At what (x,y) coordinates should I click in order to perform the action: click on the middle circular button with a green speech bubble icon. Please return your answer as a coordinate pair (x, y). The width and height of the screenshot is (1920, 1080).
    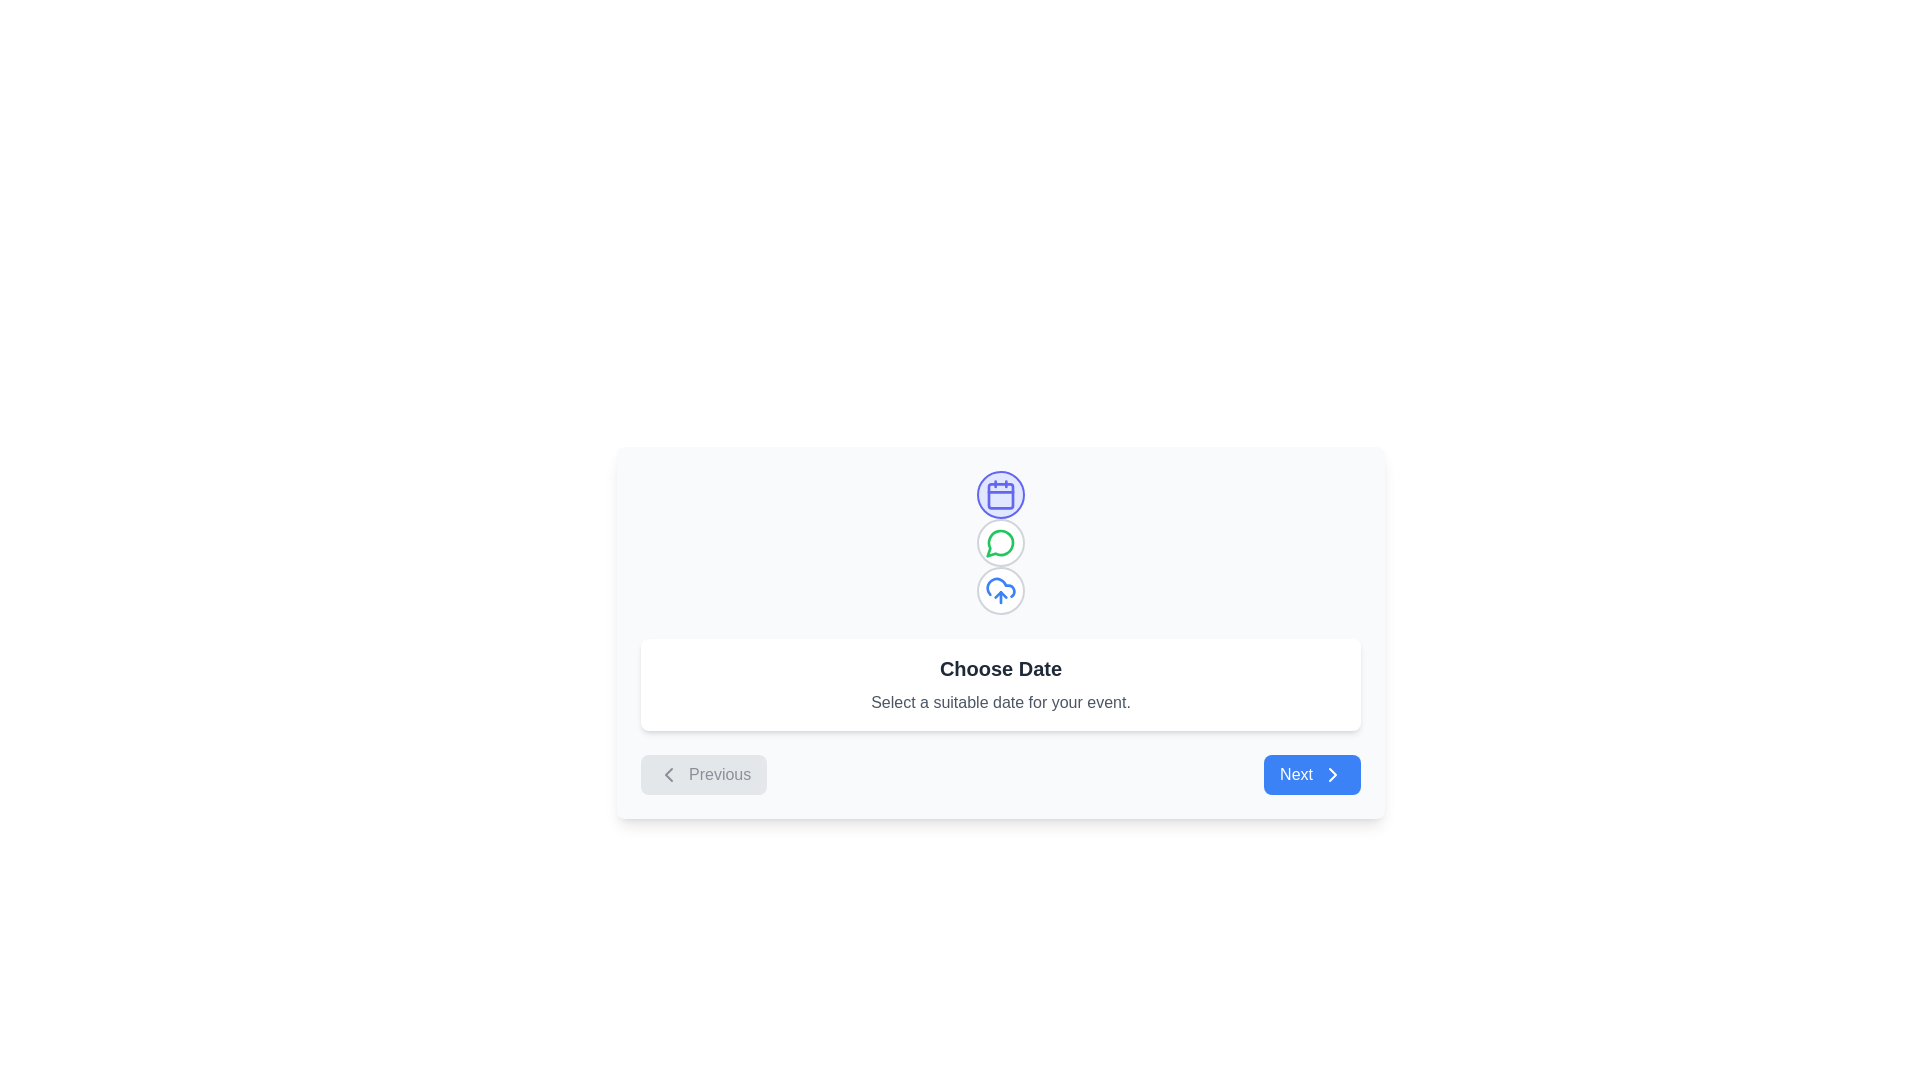
    Looking at the image, I should click on (1001, 543).